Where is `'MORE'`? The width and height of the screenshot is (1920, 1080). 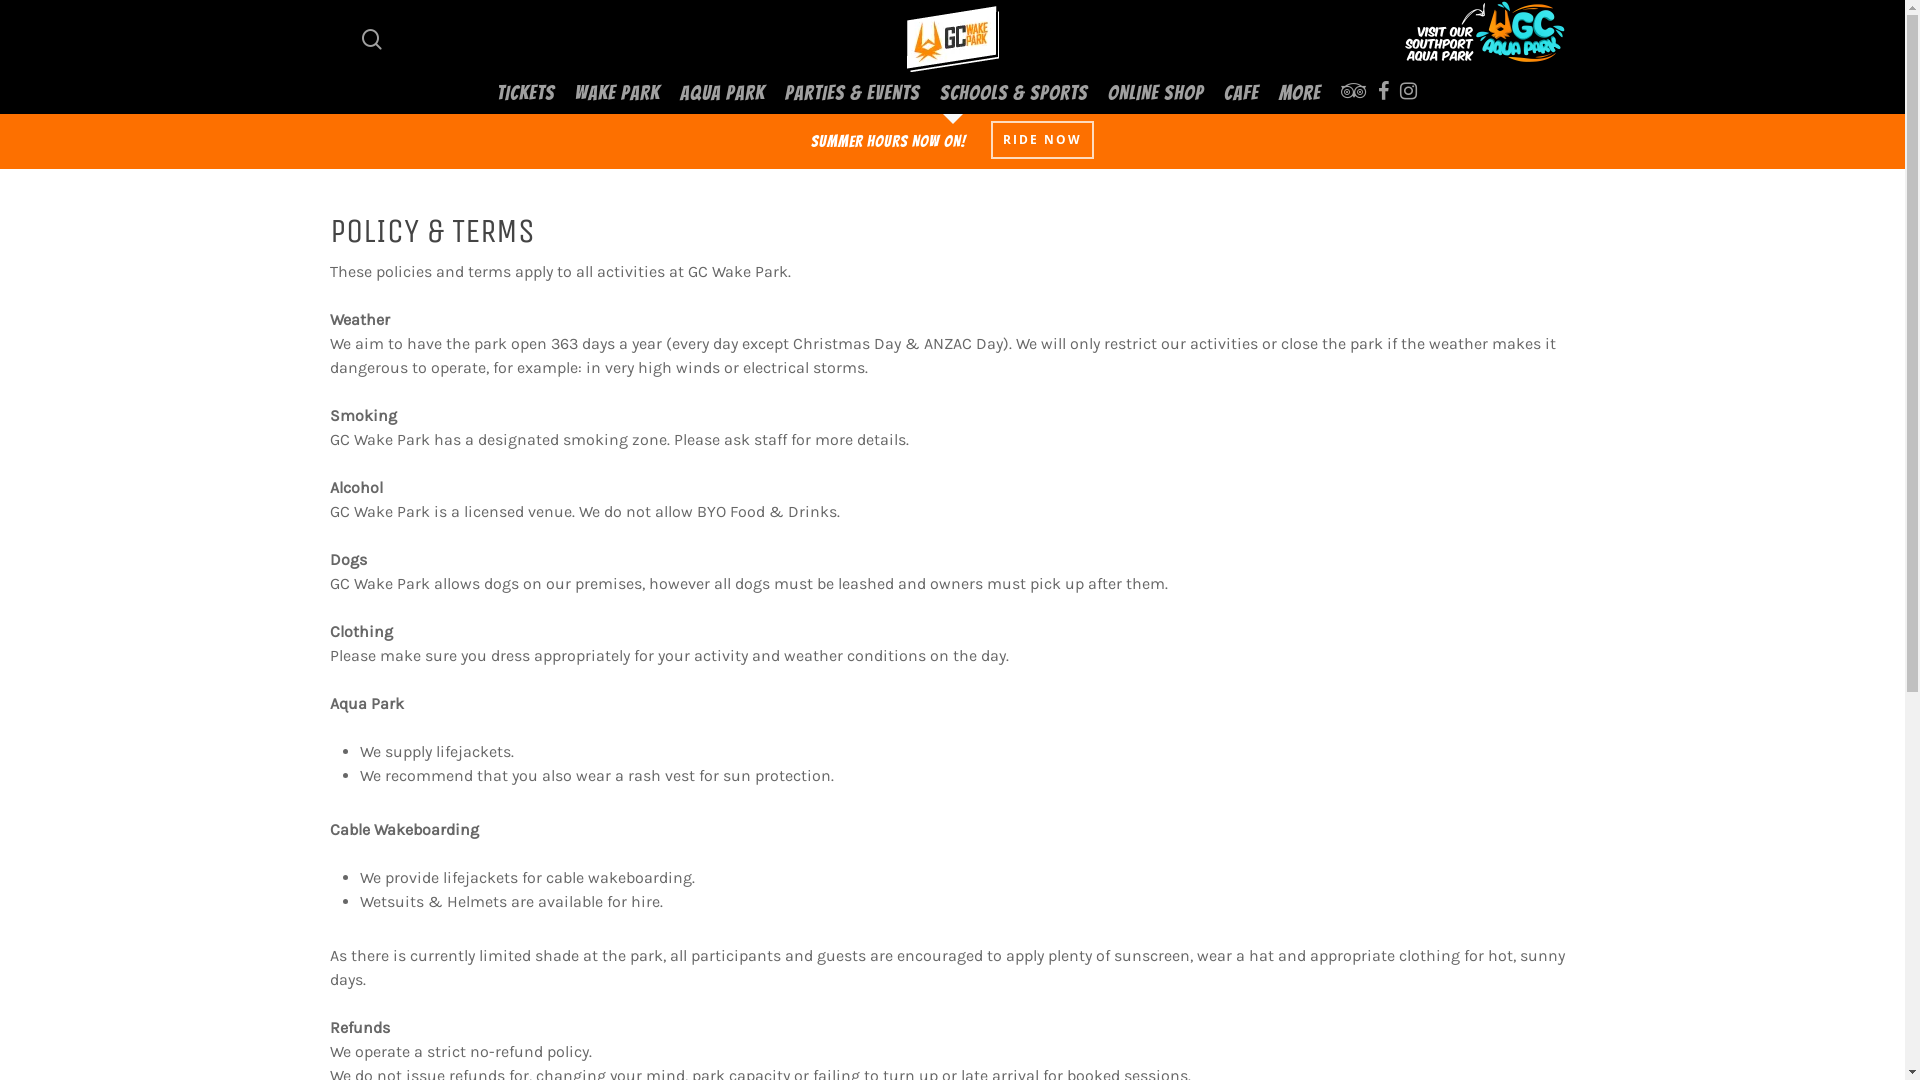 'MORE' is located at coordinates (1300, 92).